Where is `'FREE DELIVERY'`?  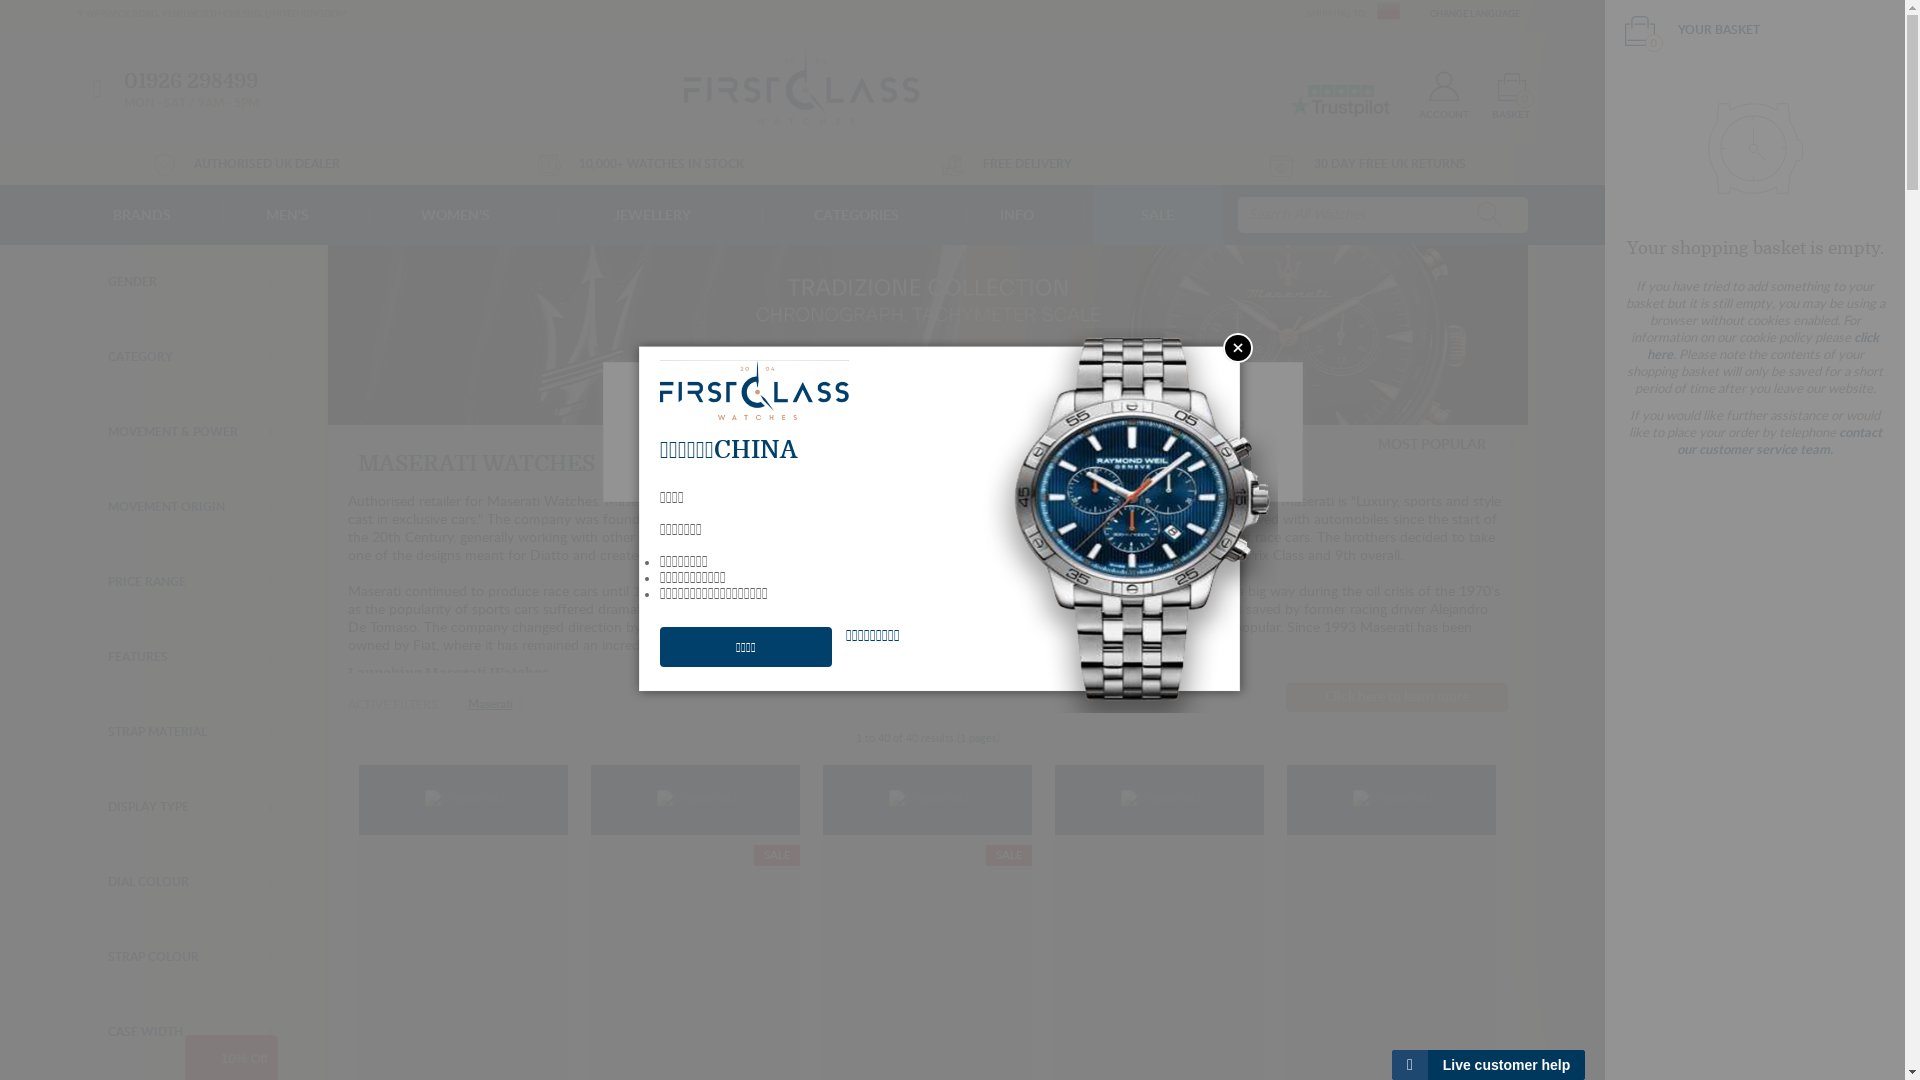 'FREE DELIVERY' is located at coordinates (998, 163).